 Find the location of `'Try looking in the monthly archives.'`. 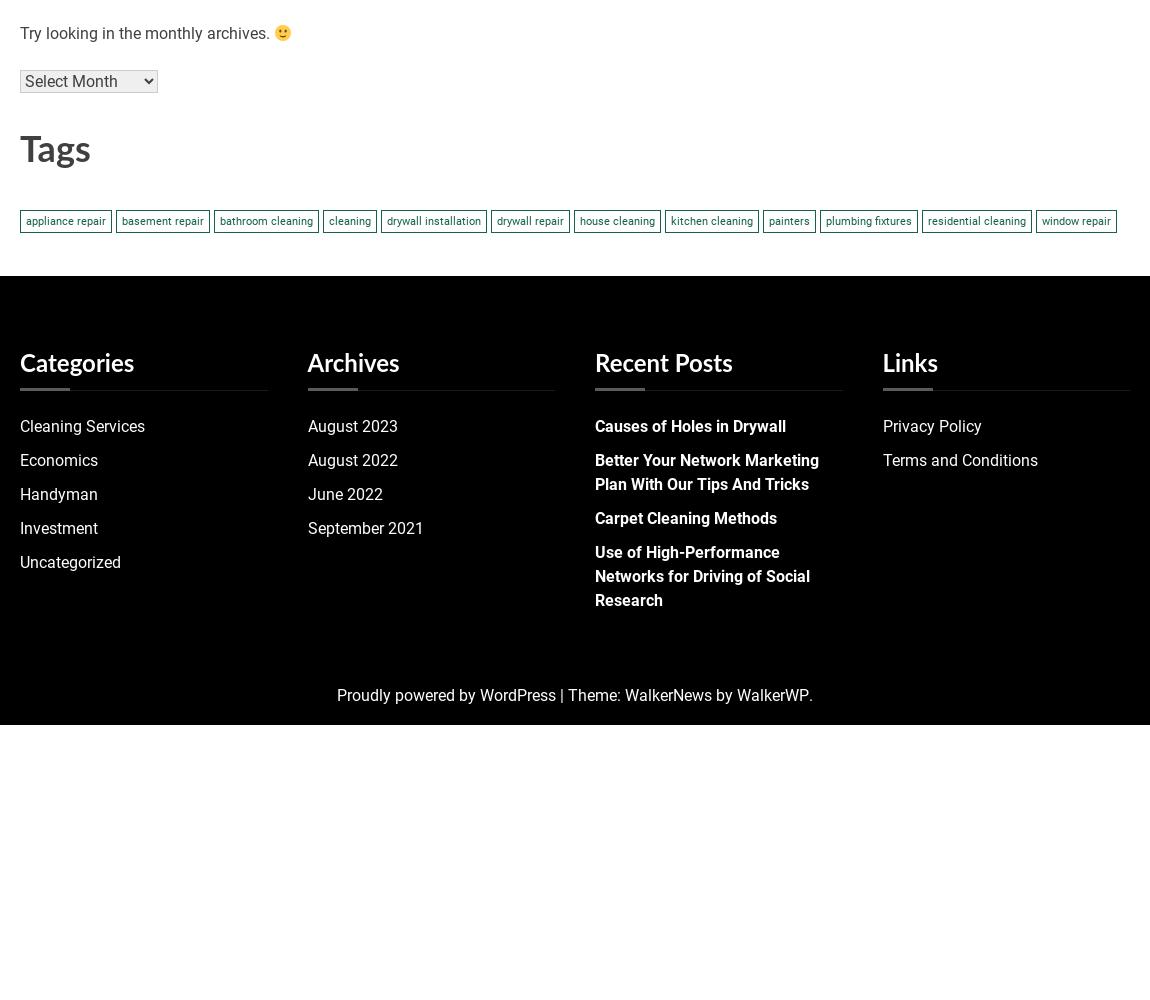

'Try looking in the monthly archives.' is located at coordinates (145, 33).